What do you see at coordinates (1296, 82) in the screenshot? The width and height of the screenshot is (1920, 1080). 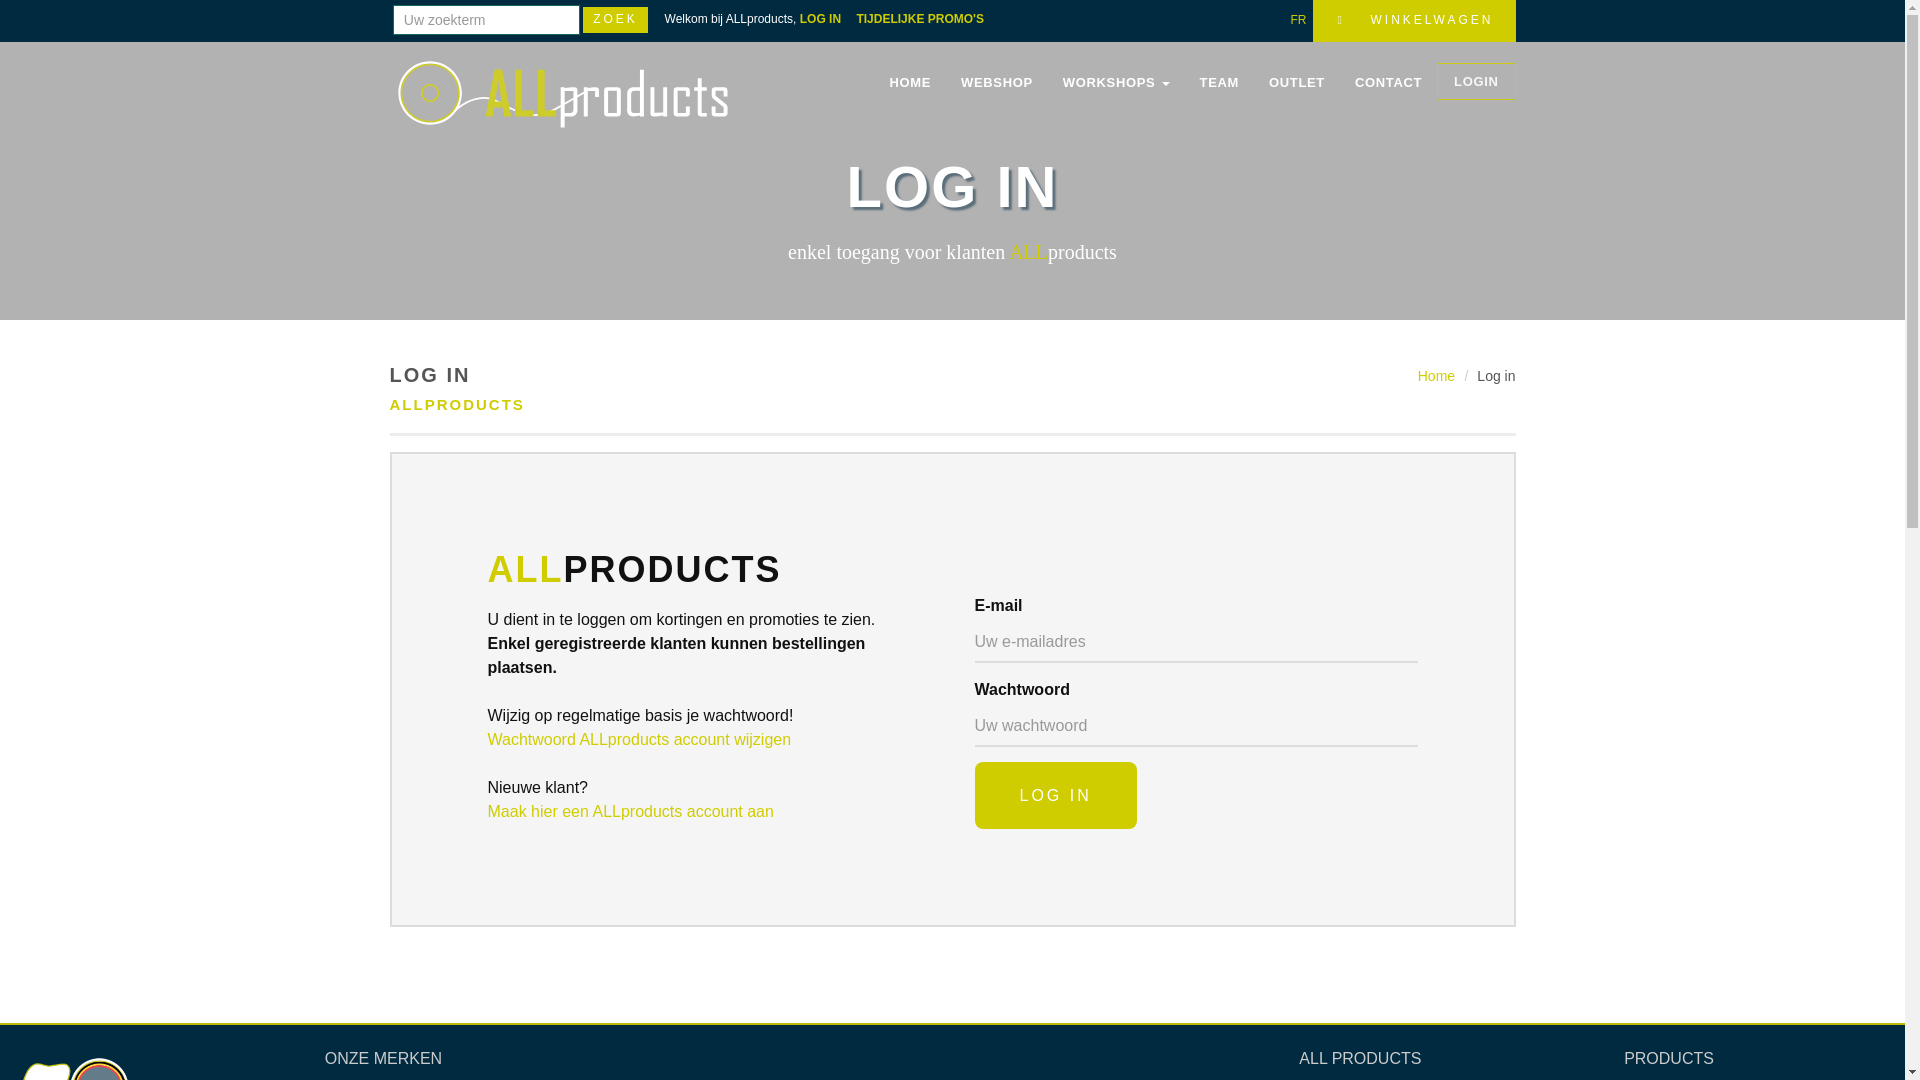 I see `'OUTLET'` at bounding box center [1296, 82].